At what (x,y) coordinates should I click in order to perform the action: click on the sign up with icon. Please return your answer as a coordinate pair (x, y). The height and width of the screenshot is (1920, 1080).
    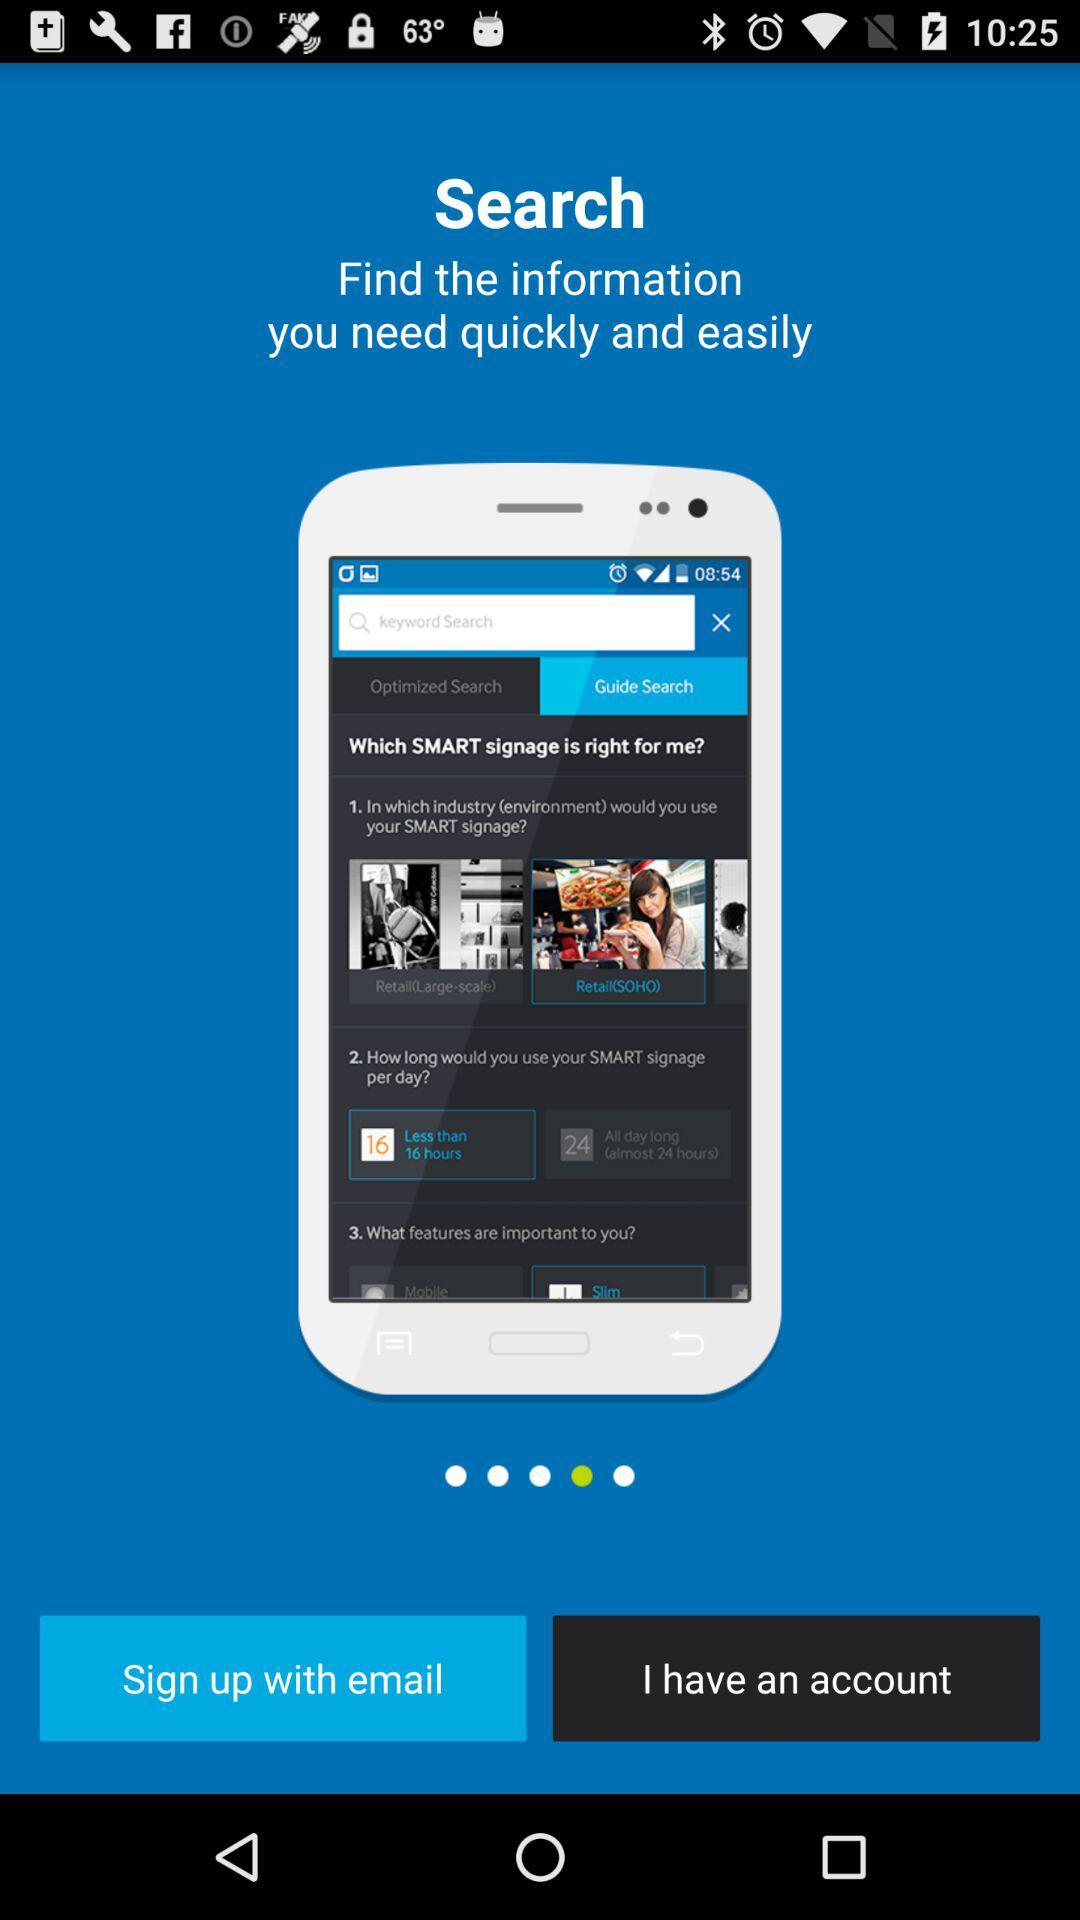
    Looking at the image, I should click on (283, 1678).